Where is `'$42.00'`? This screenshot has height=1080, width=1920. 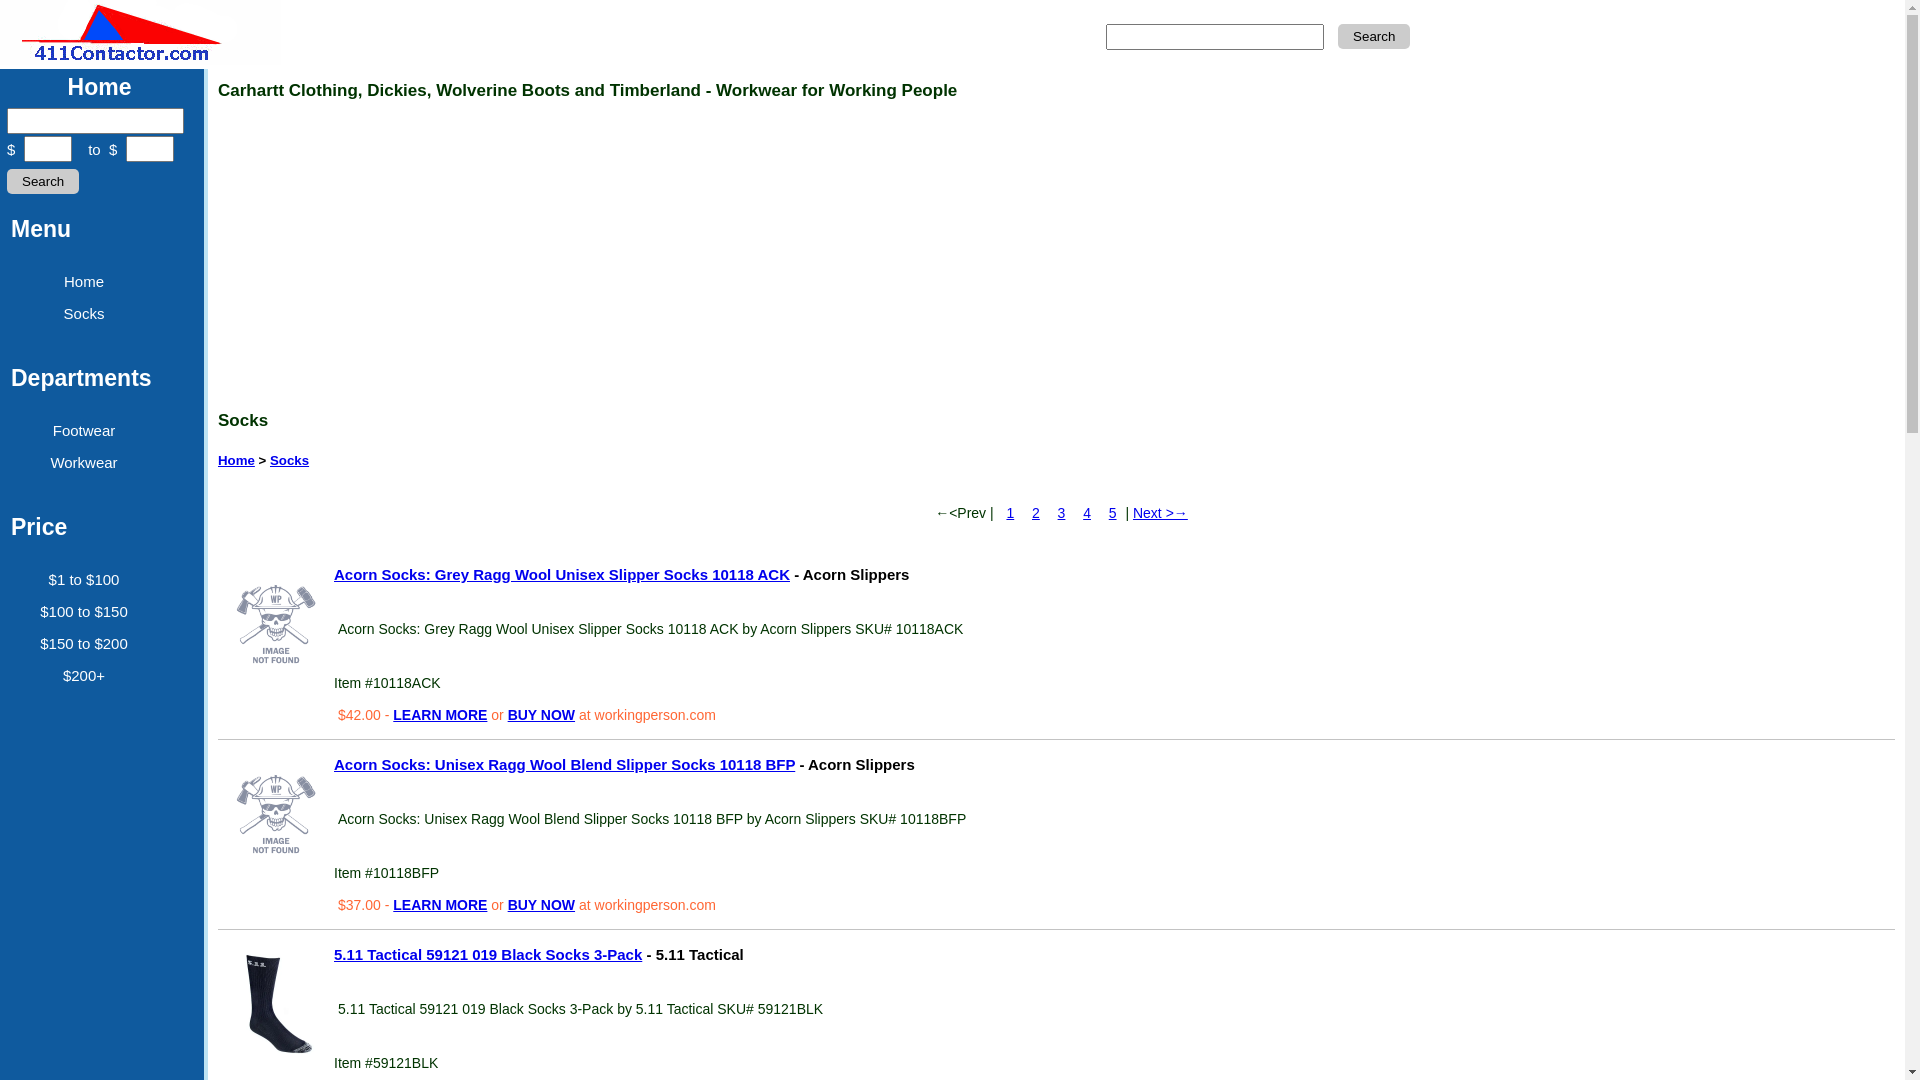
'$42.00' is located at coordinates (361, 713).